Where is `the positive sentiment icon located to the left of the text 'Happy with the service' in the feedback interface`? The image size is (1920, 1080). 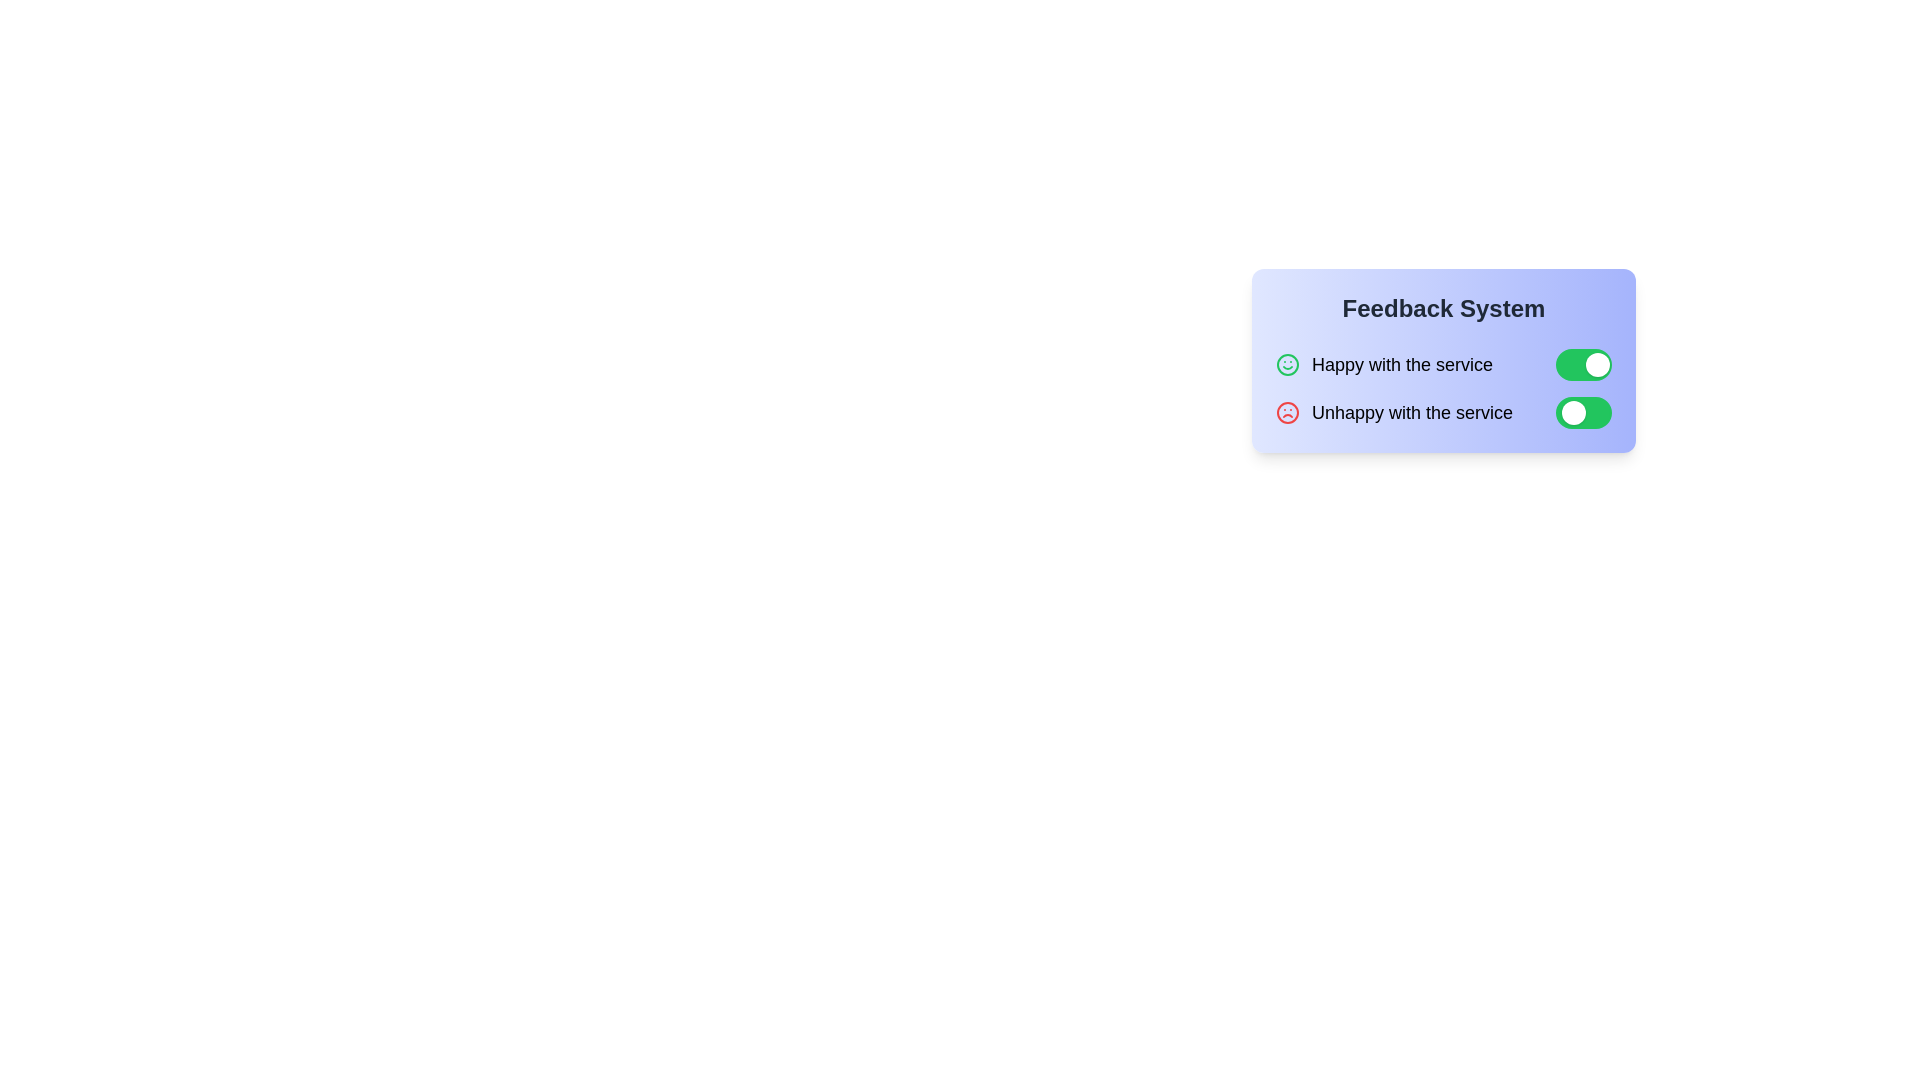 the positive sentiment icon located to the left of the text 'Happy with the service' in the feedback interface is located at coordinates (1287, 365).